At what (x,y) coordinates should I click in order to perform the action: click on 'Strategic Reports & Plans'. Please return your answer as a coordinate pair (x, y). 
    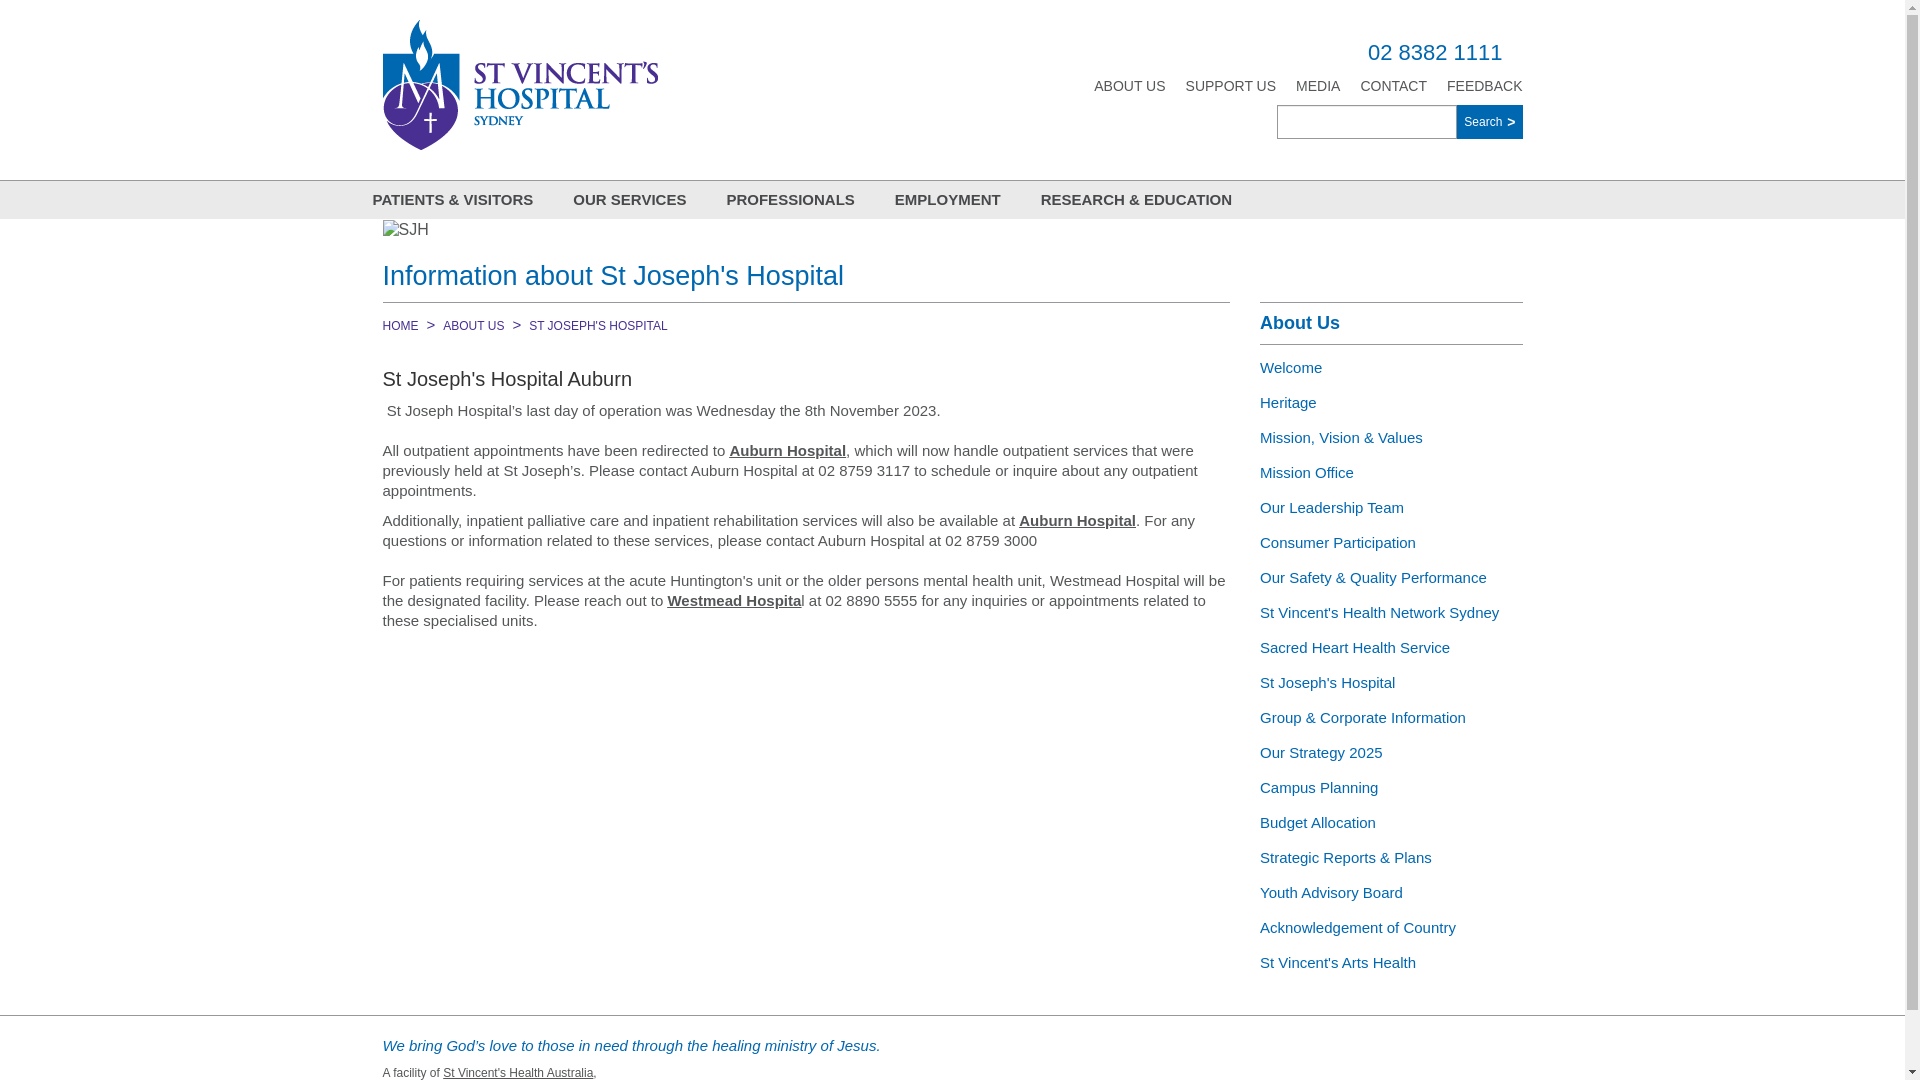
    Looking at the image, I should click on (1390, 856).